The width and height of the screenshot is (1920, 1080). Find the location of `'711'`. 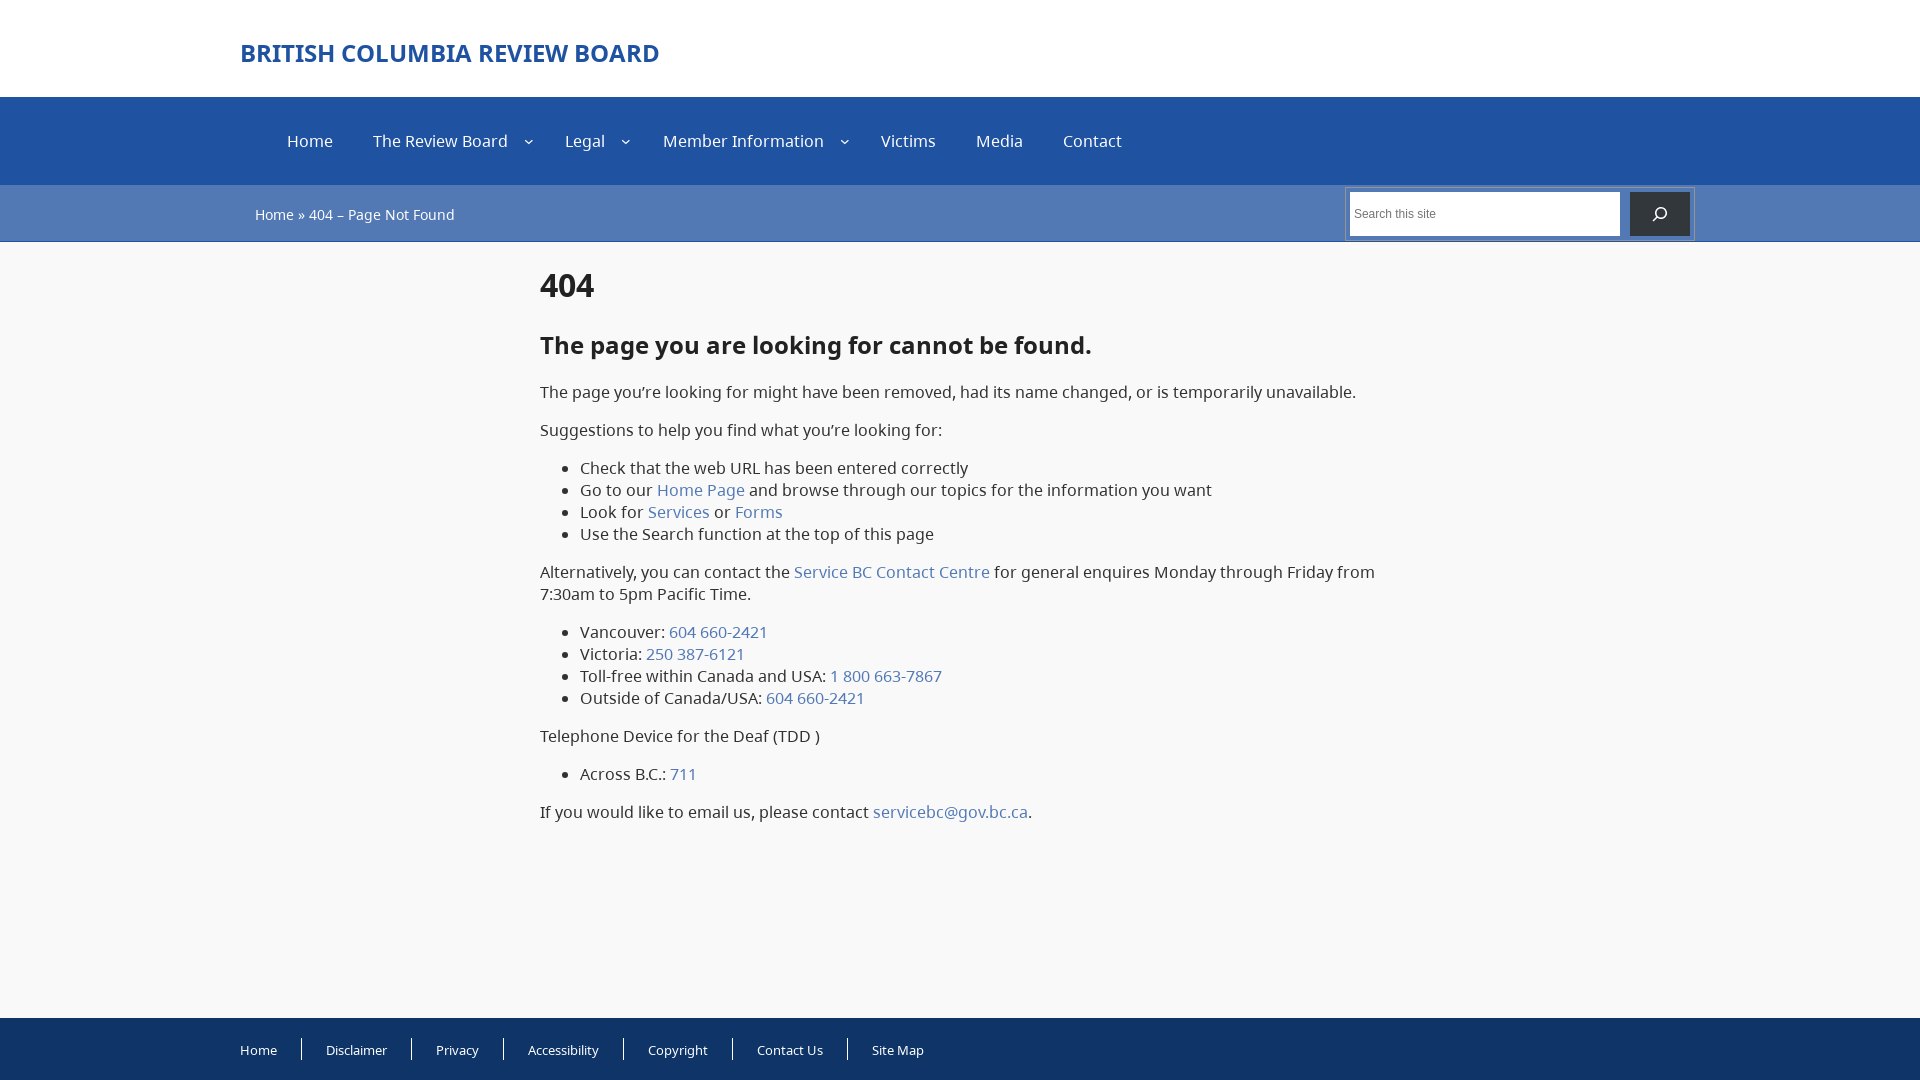

'711' is located at coordinates (683, 773).